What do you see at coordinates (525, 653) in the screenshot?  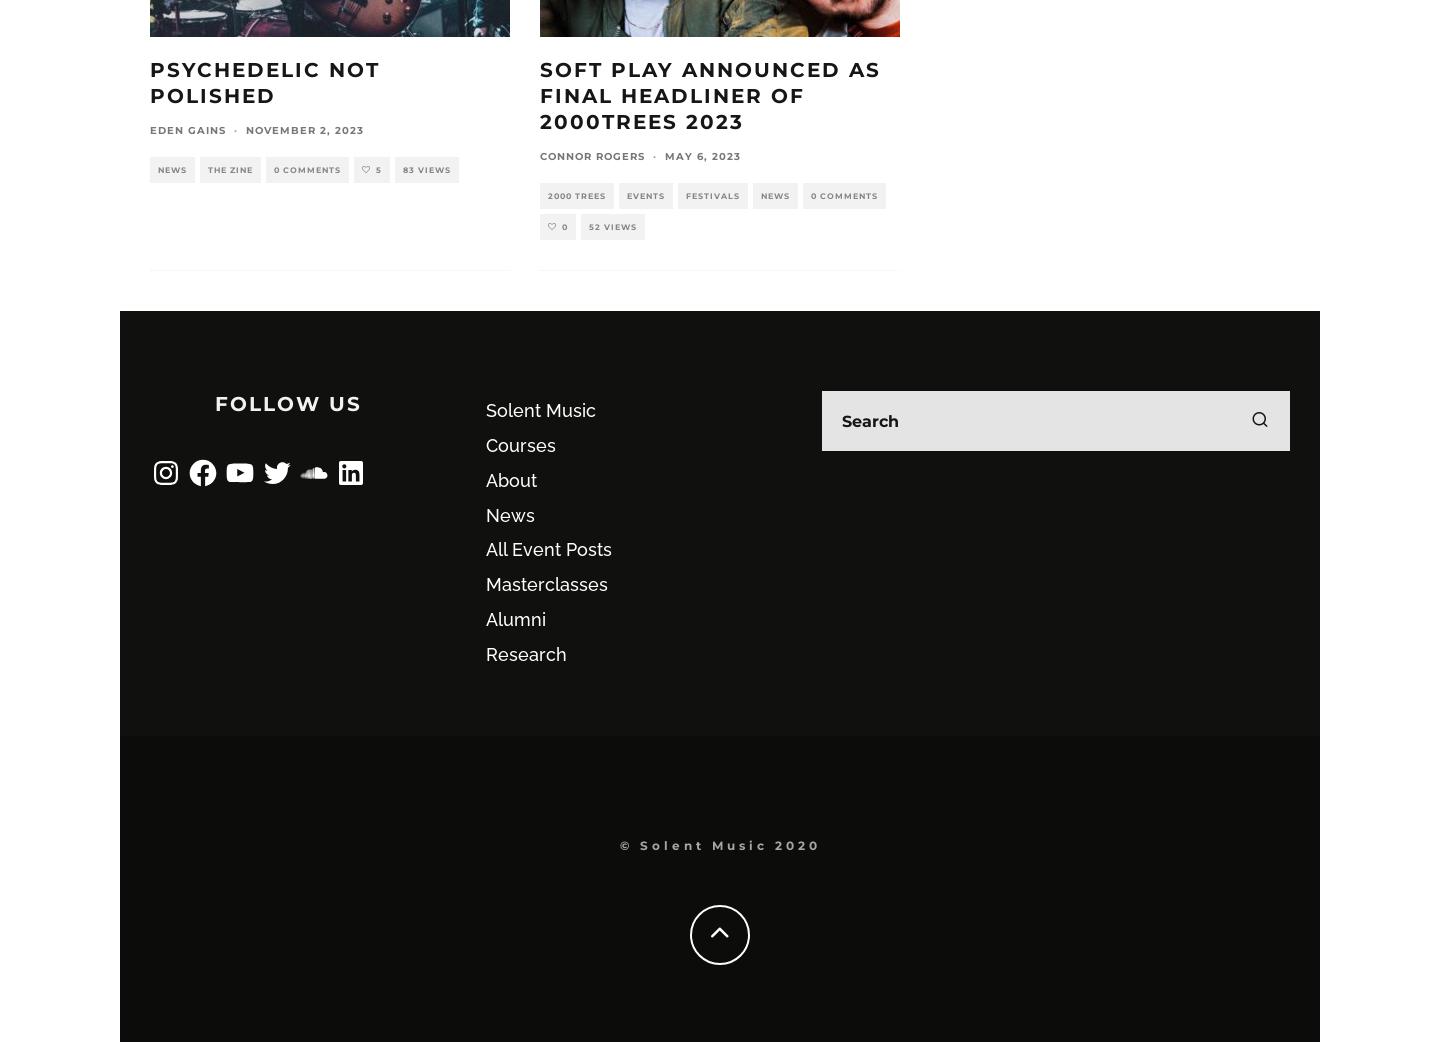 I see `'Research'` at bounding box center [525, 653].